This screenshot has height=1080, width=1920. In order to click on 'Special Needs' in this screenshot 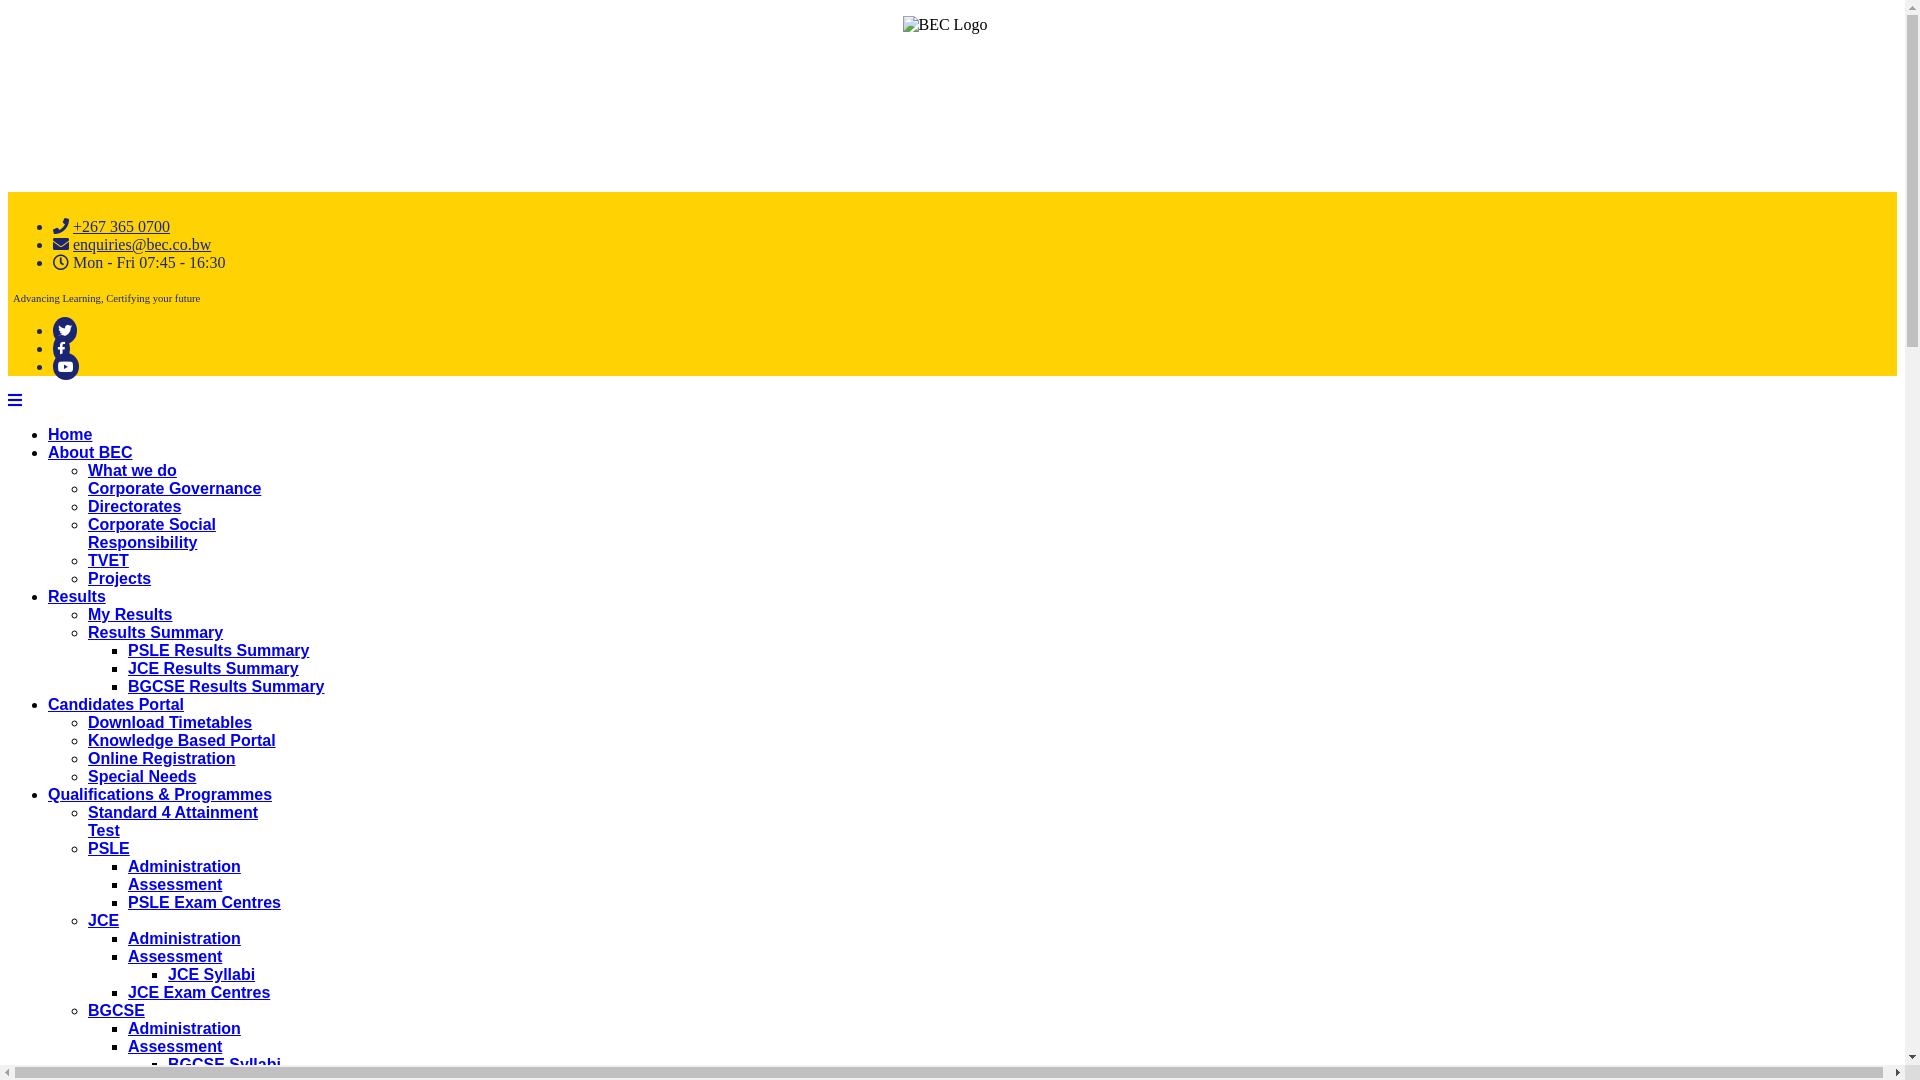, I will do `click(141, 775)`.